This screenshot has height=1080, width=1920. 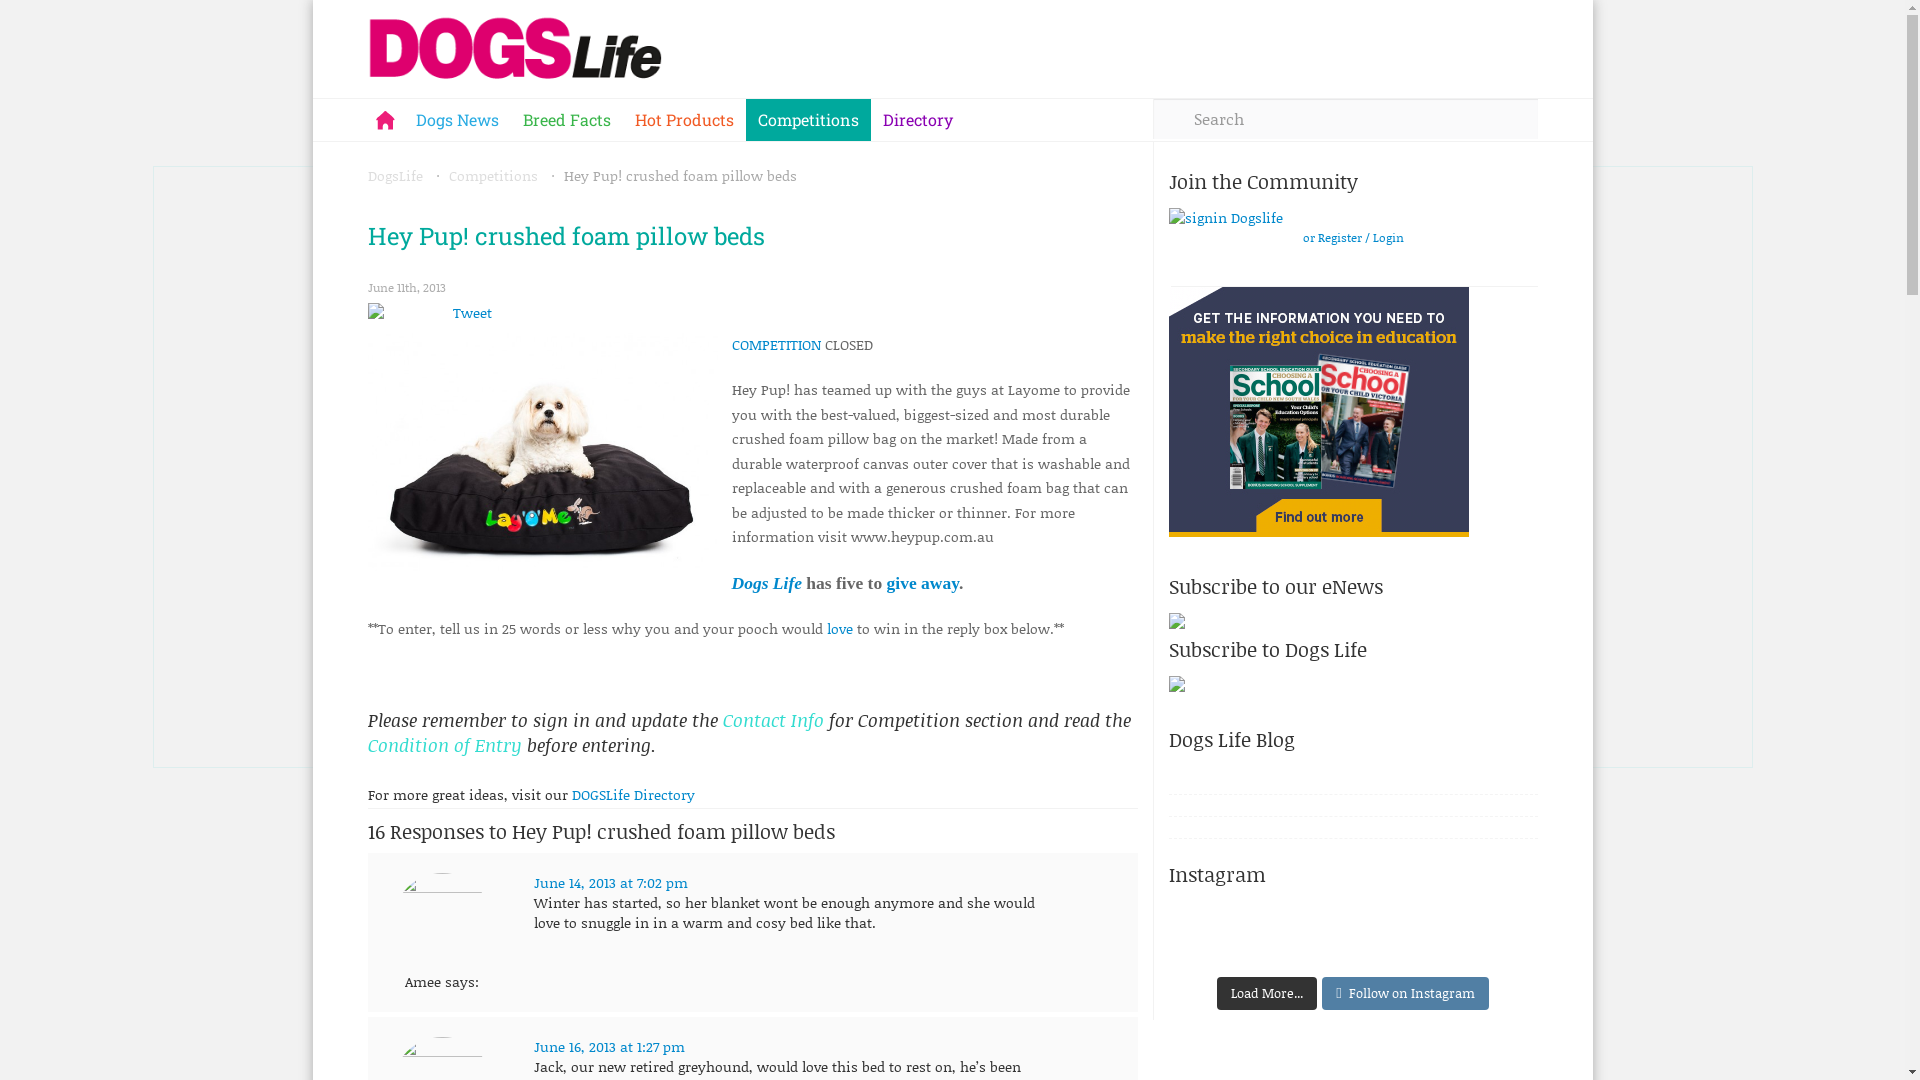 What do you see at coordinates (1352, 237) in the screenshot?
I see `'or Register / Login'` at bounding box center [1352, 237].